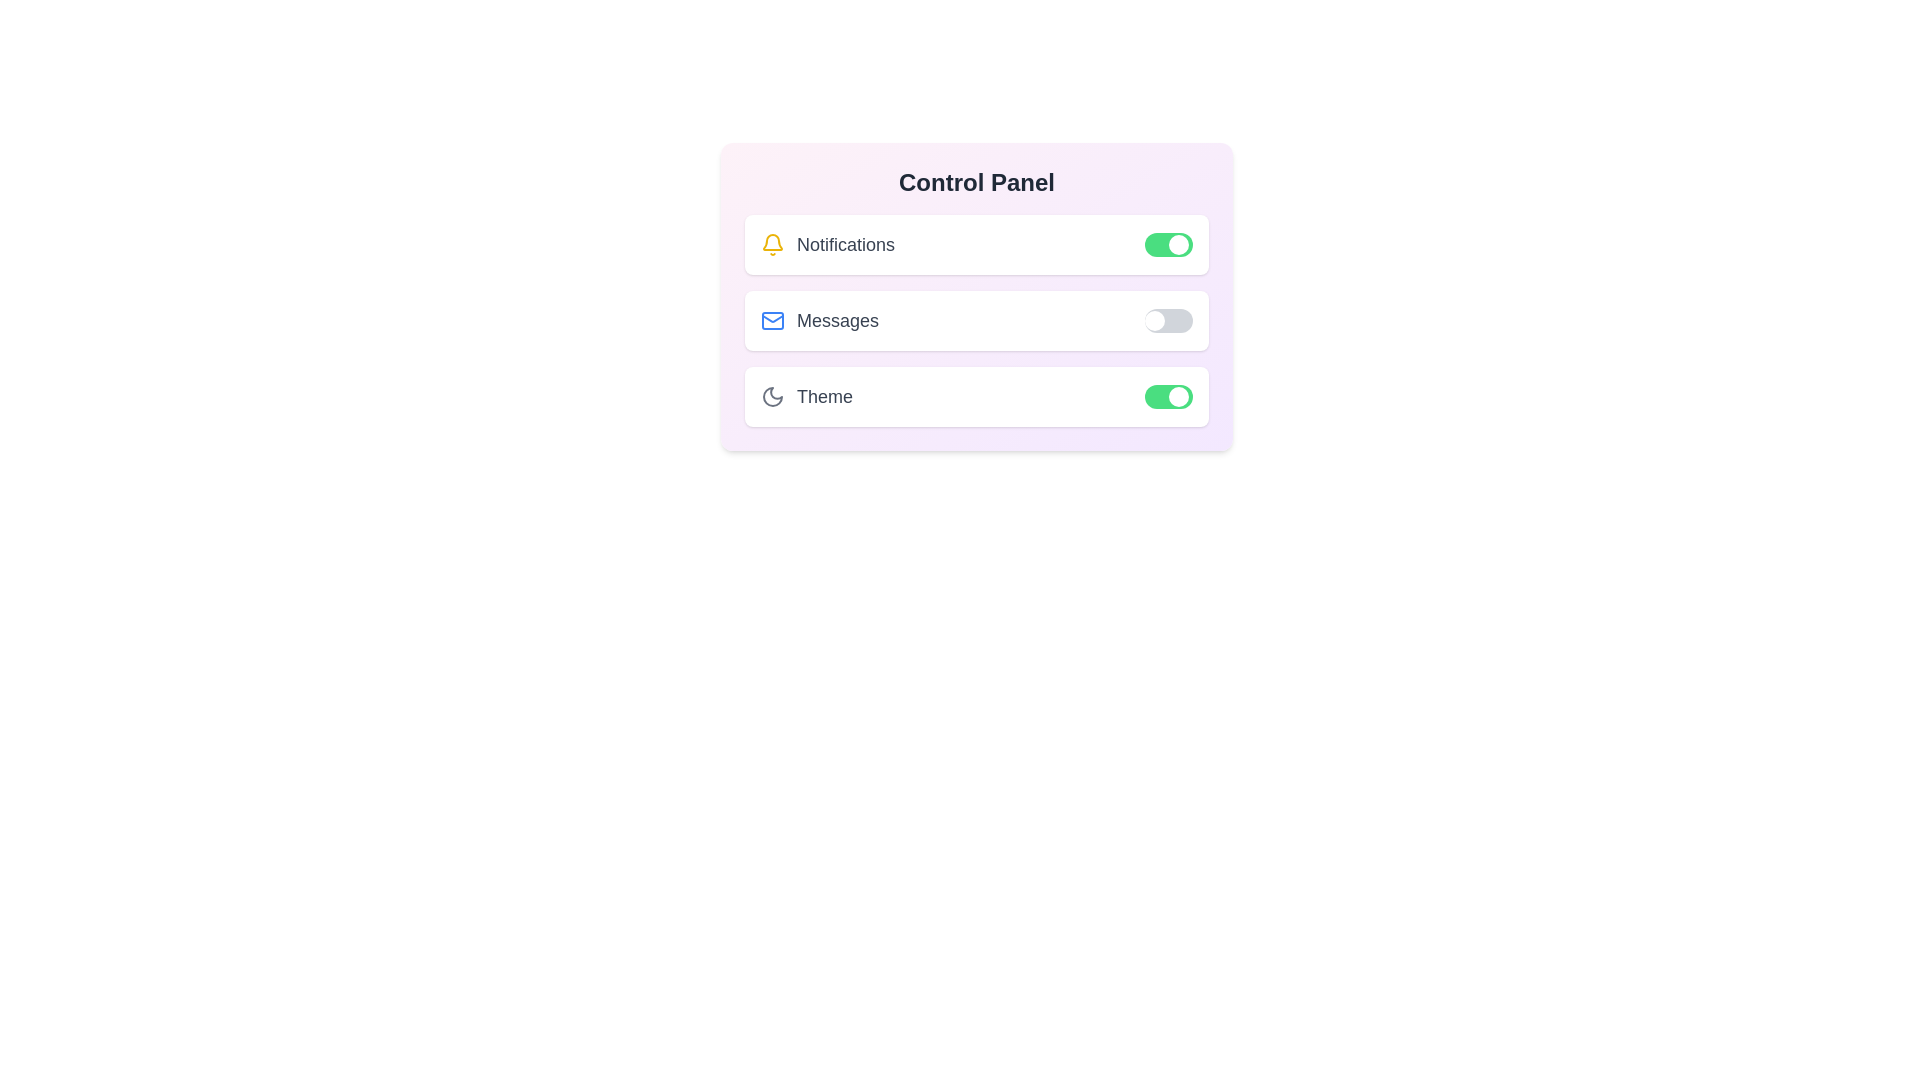  I want to click on the toggle switch thumb, so click(1179, 244).